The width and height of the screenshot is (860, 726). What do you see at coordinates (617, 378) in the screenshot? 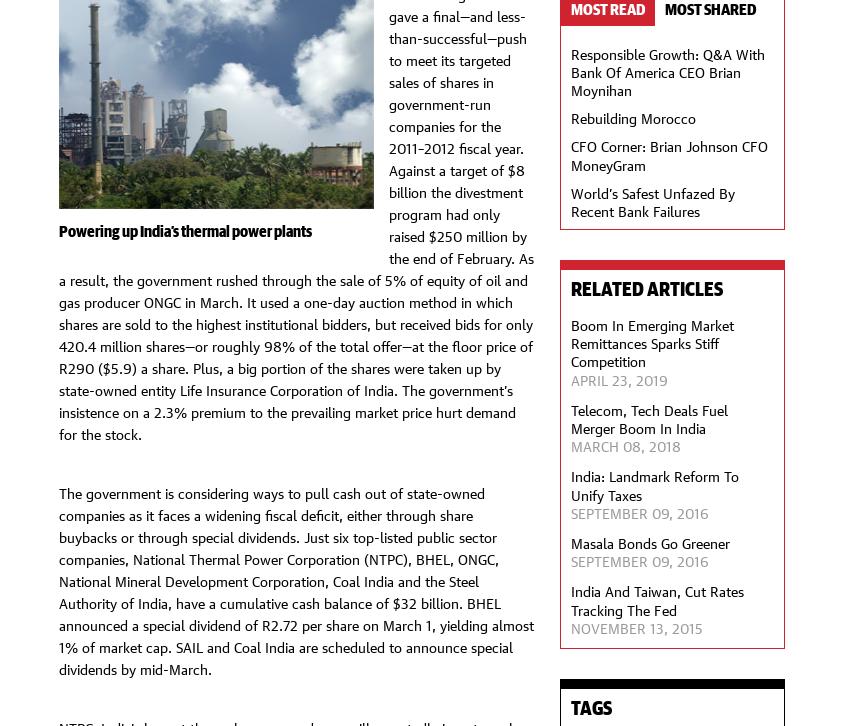
I see `'April 23, 2019'` at bounding box center [617, 378].